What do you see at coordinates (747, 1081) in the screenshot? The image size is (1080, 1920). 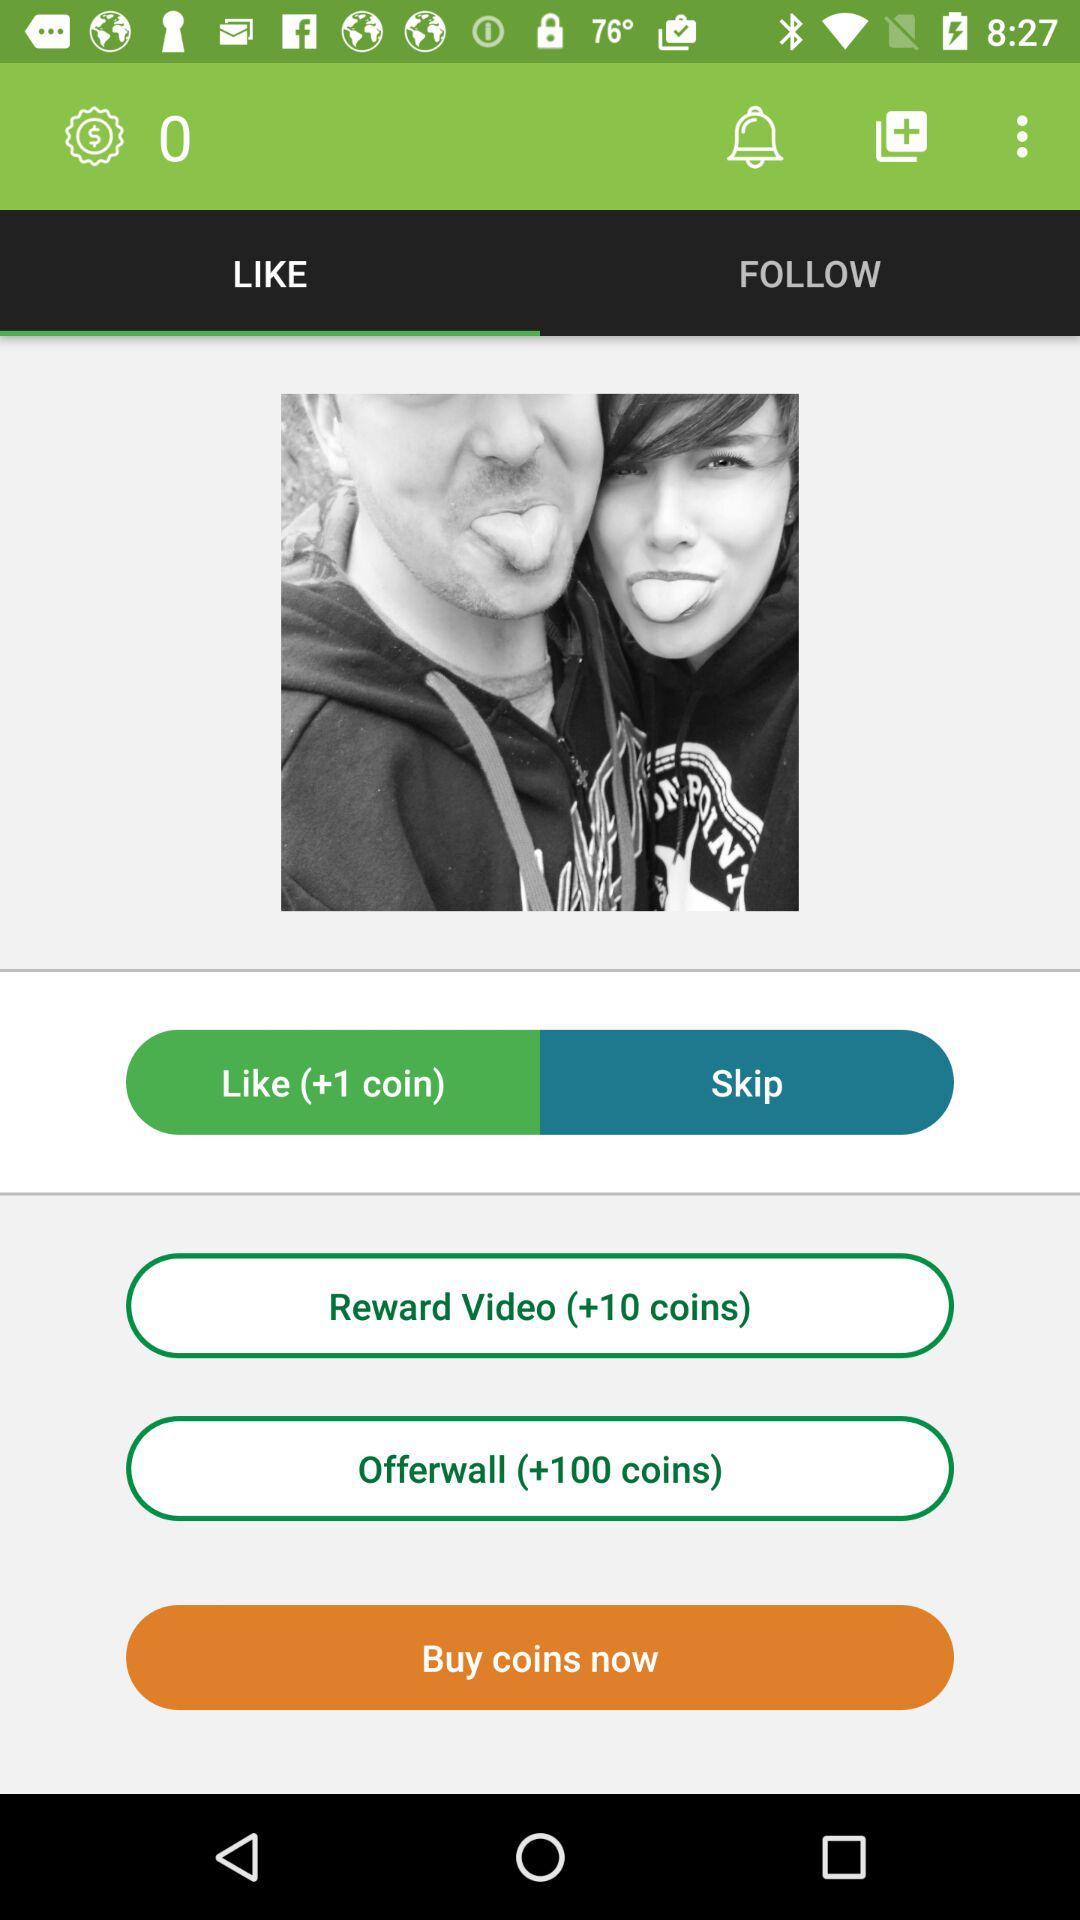 I see `the icon next to like (+1 coin) item` at bounding box center [747, 1081].